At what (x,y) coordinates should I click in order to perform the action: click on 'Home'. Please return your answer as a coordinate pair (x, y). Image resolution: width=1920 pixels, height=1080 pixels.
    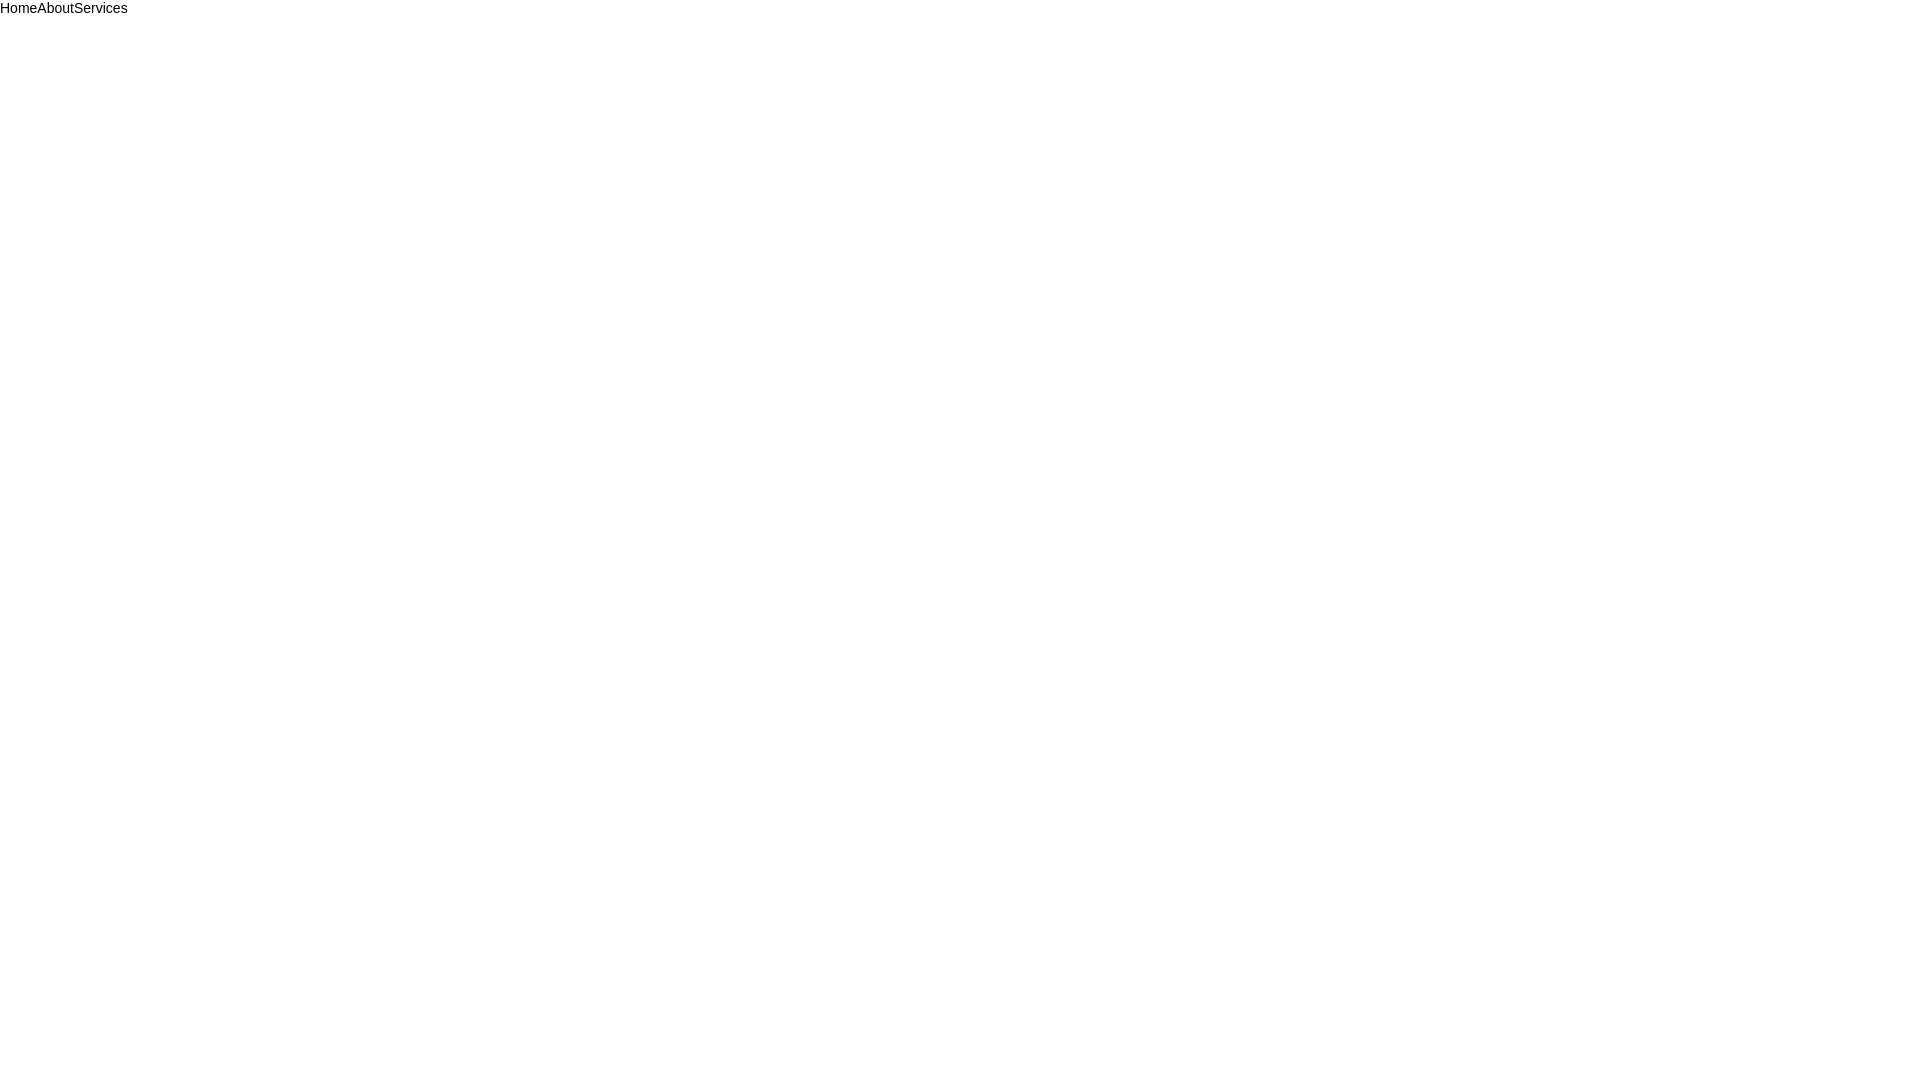
    Looking at the image, I should click on (18, 8).